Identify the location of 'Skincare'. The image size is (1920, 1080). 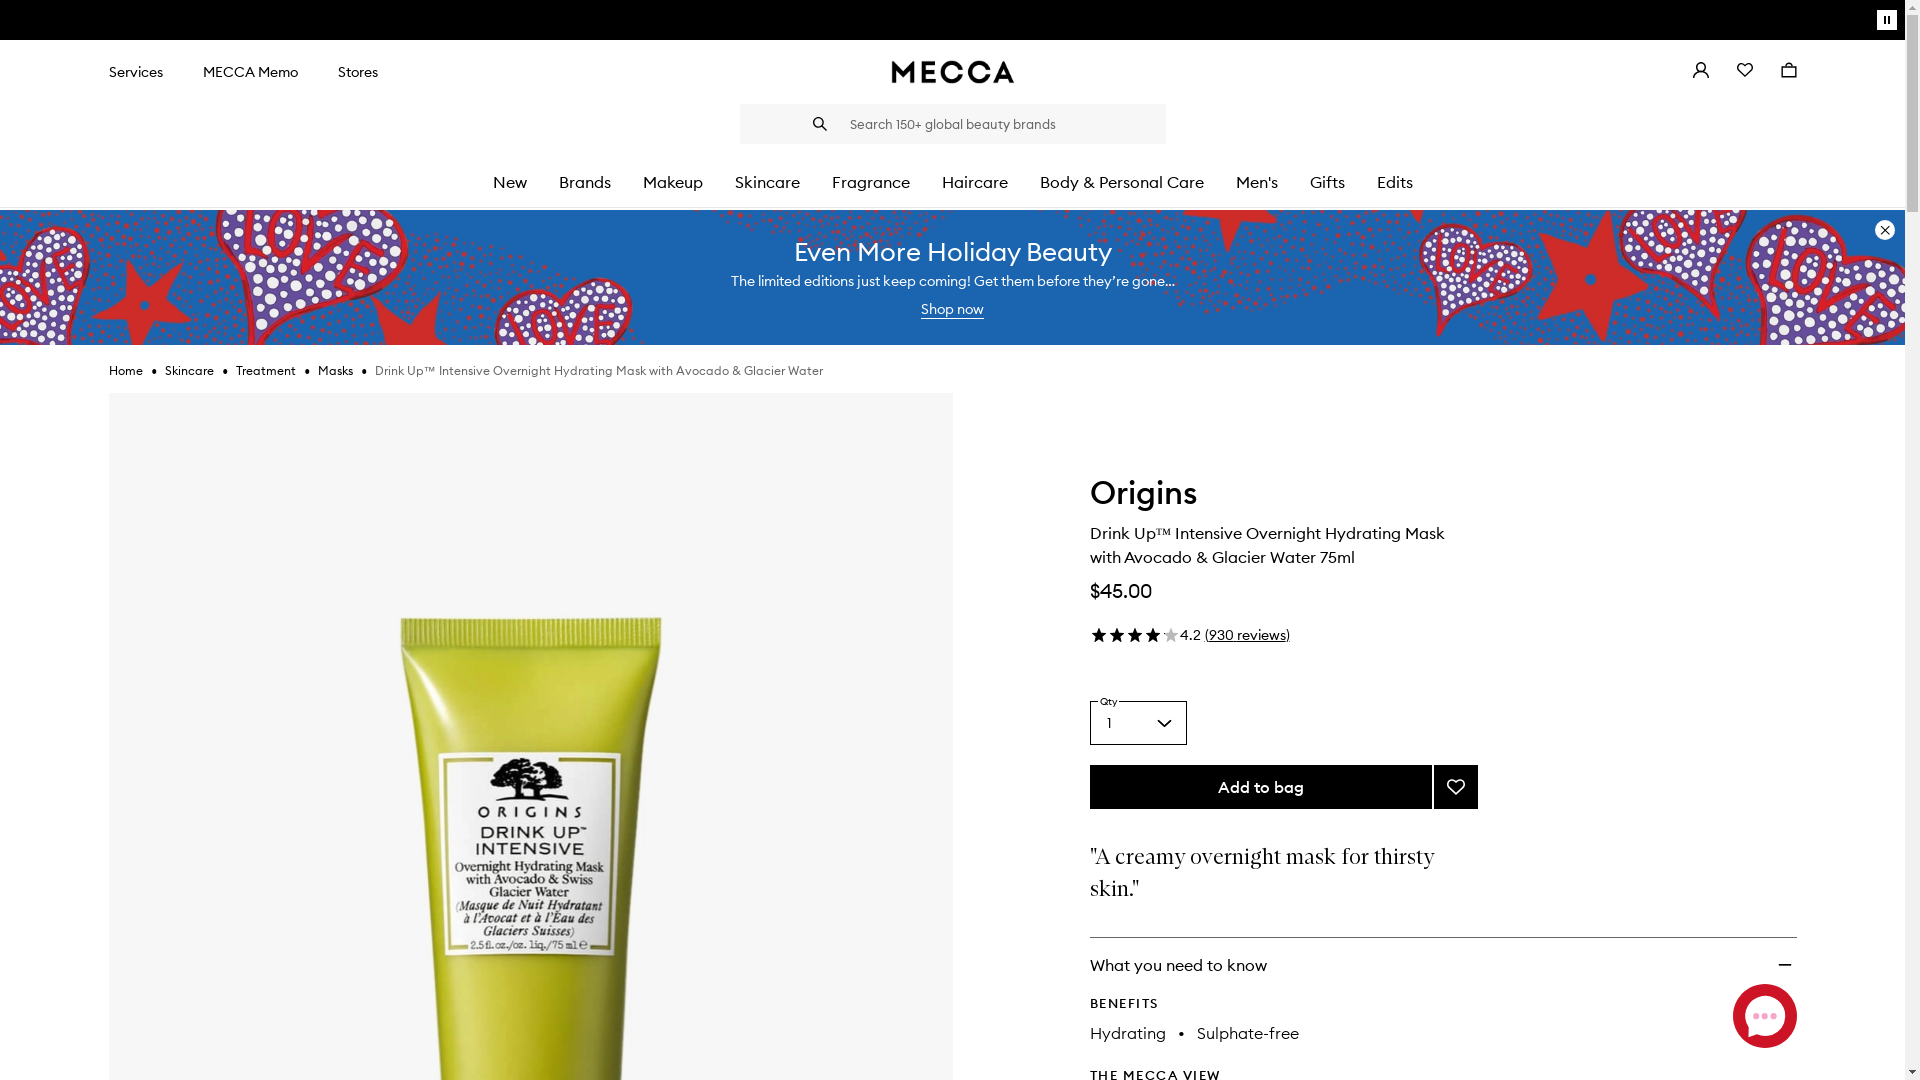
(188, 370).